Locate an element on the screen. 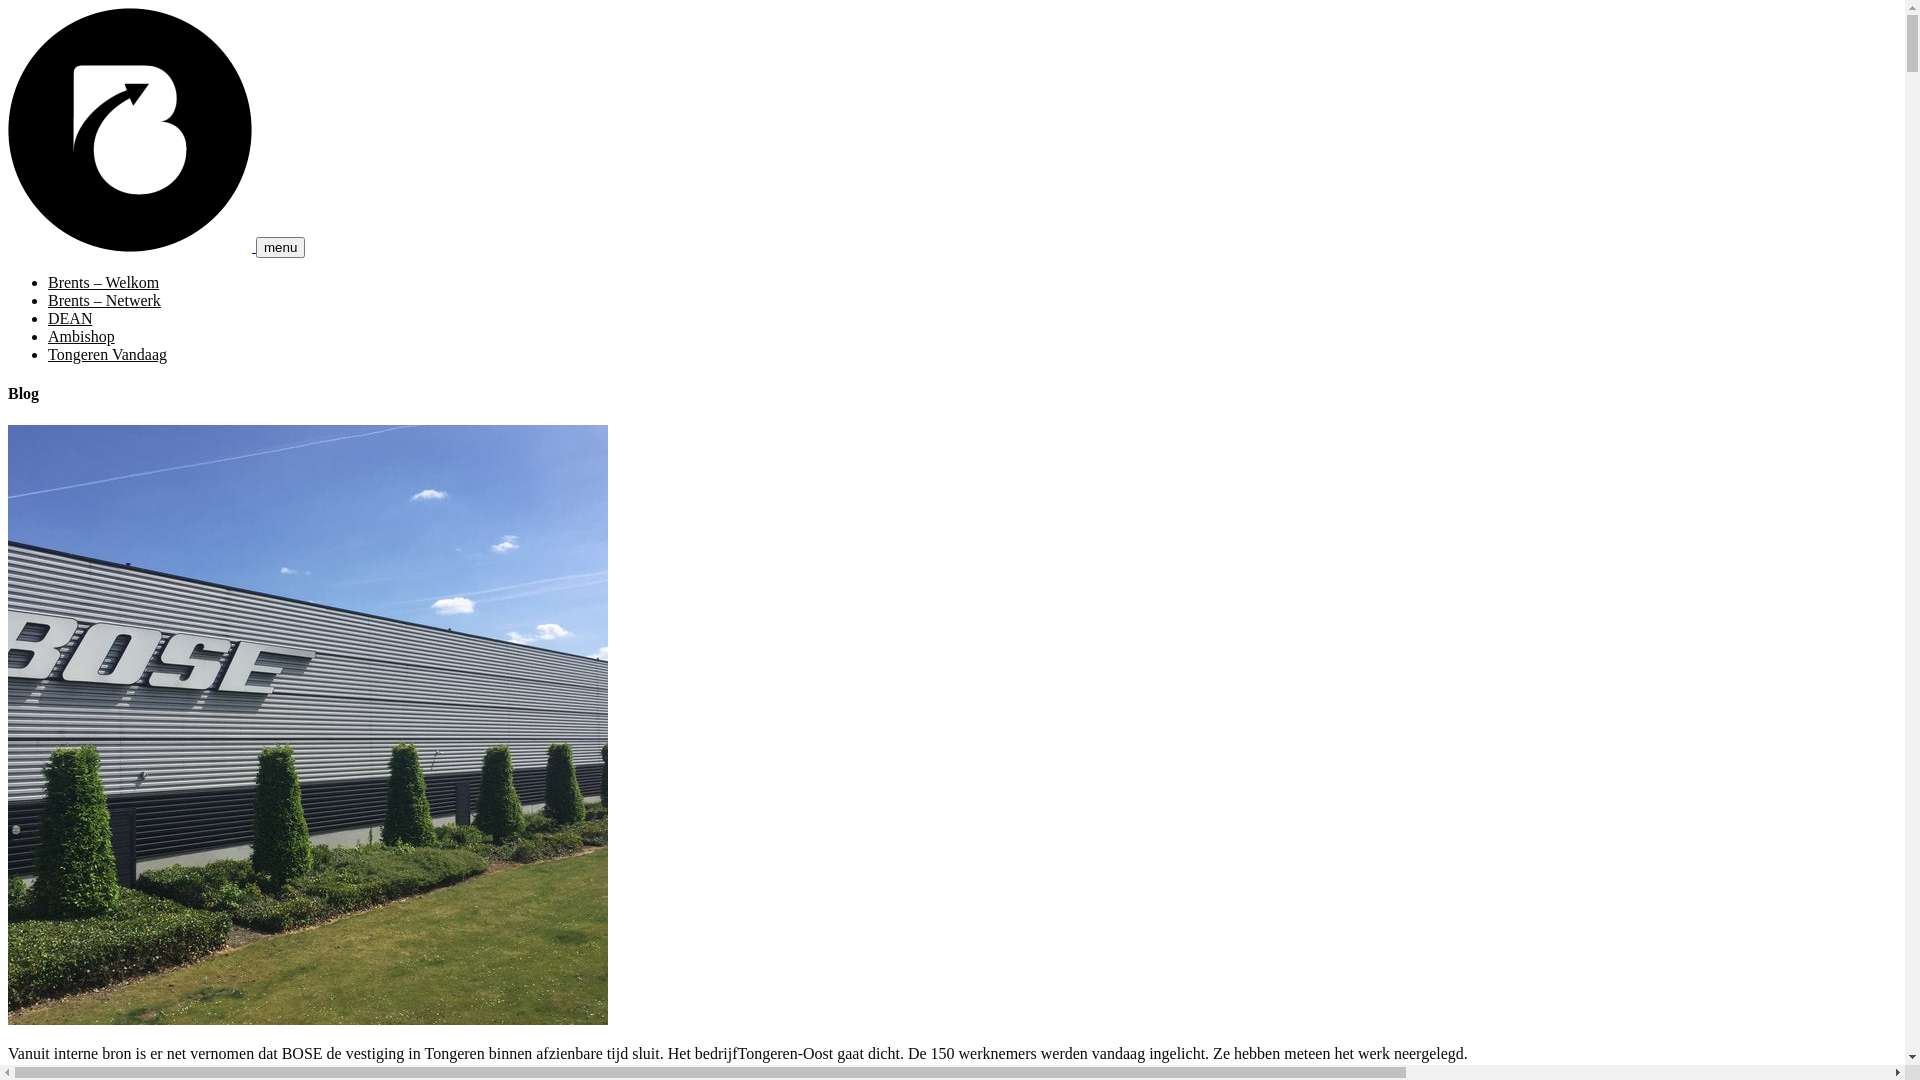  'Ambishop' is located at coordinates (48, 335).